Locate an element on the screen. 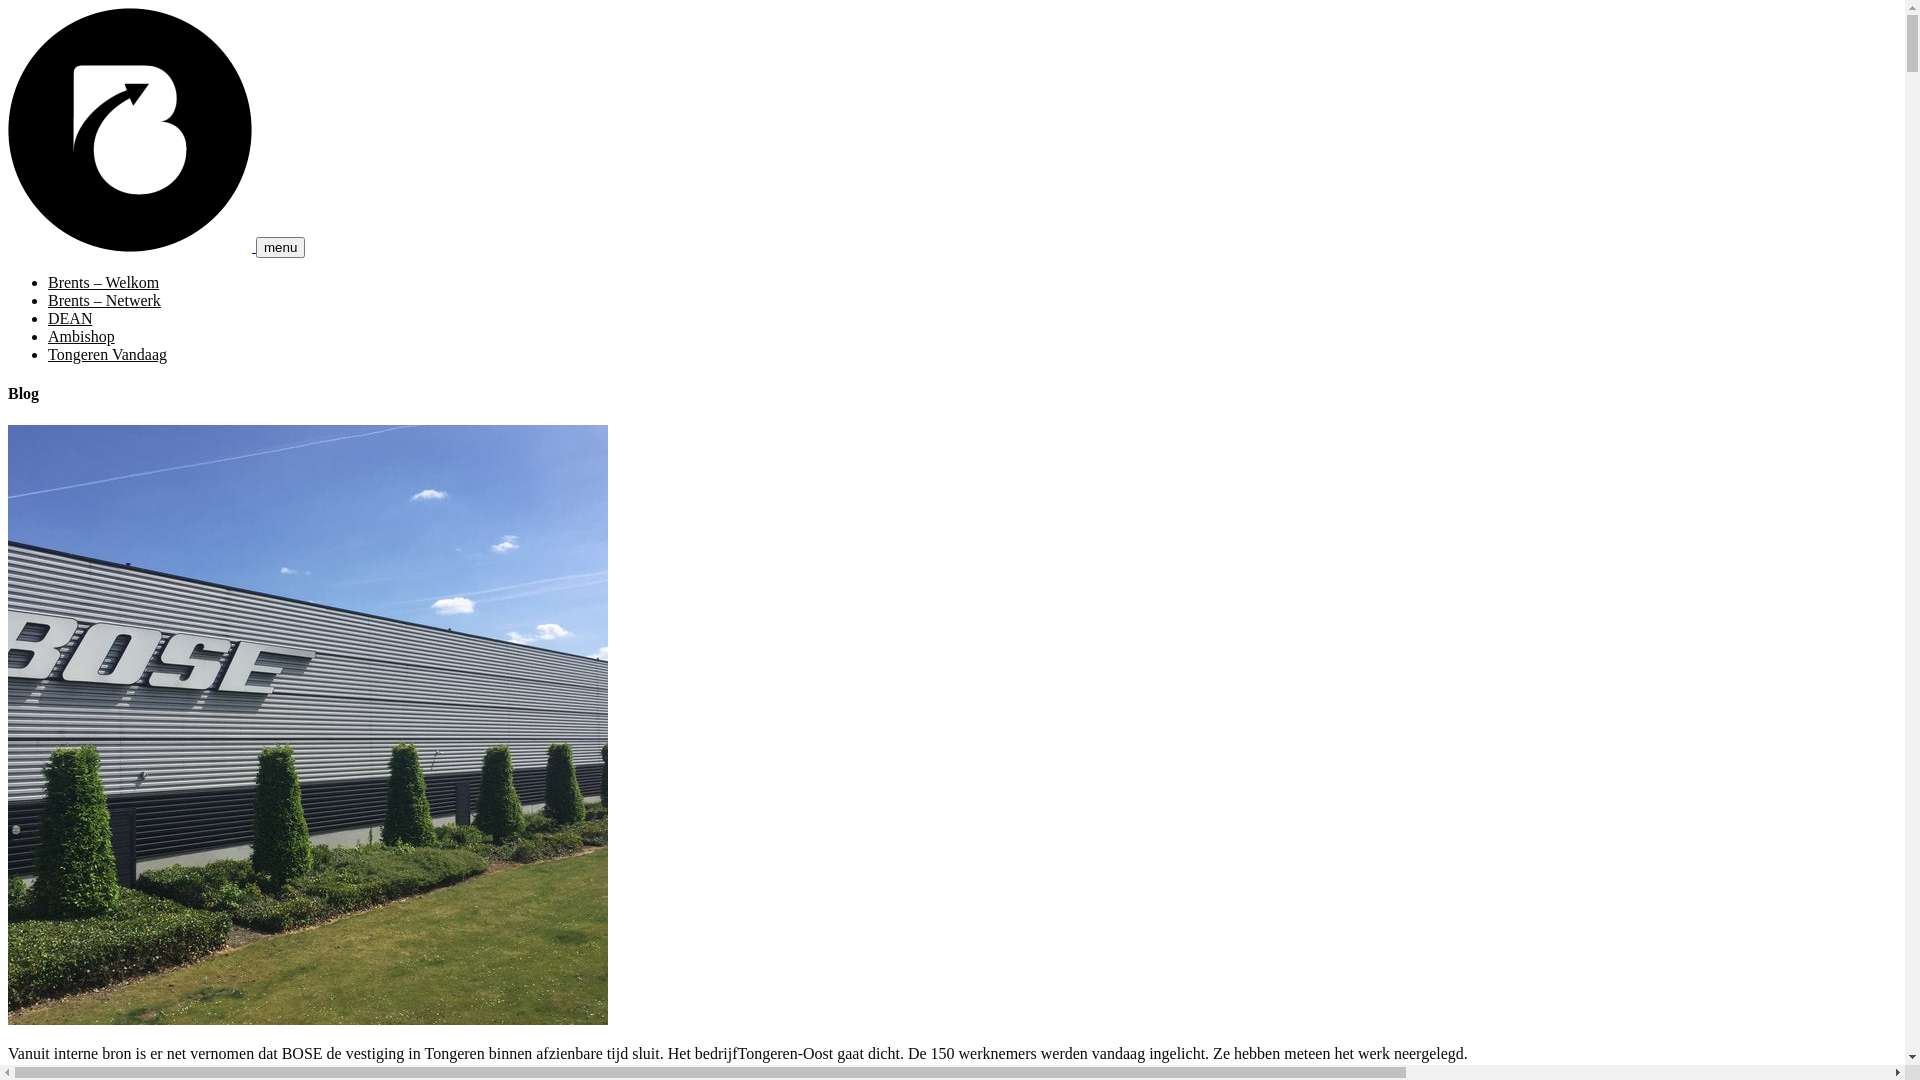  'Ambishop' is located at coordinates (48, 335).